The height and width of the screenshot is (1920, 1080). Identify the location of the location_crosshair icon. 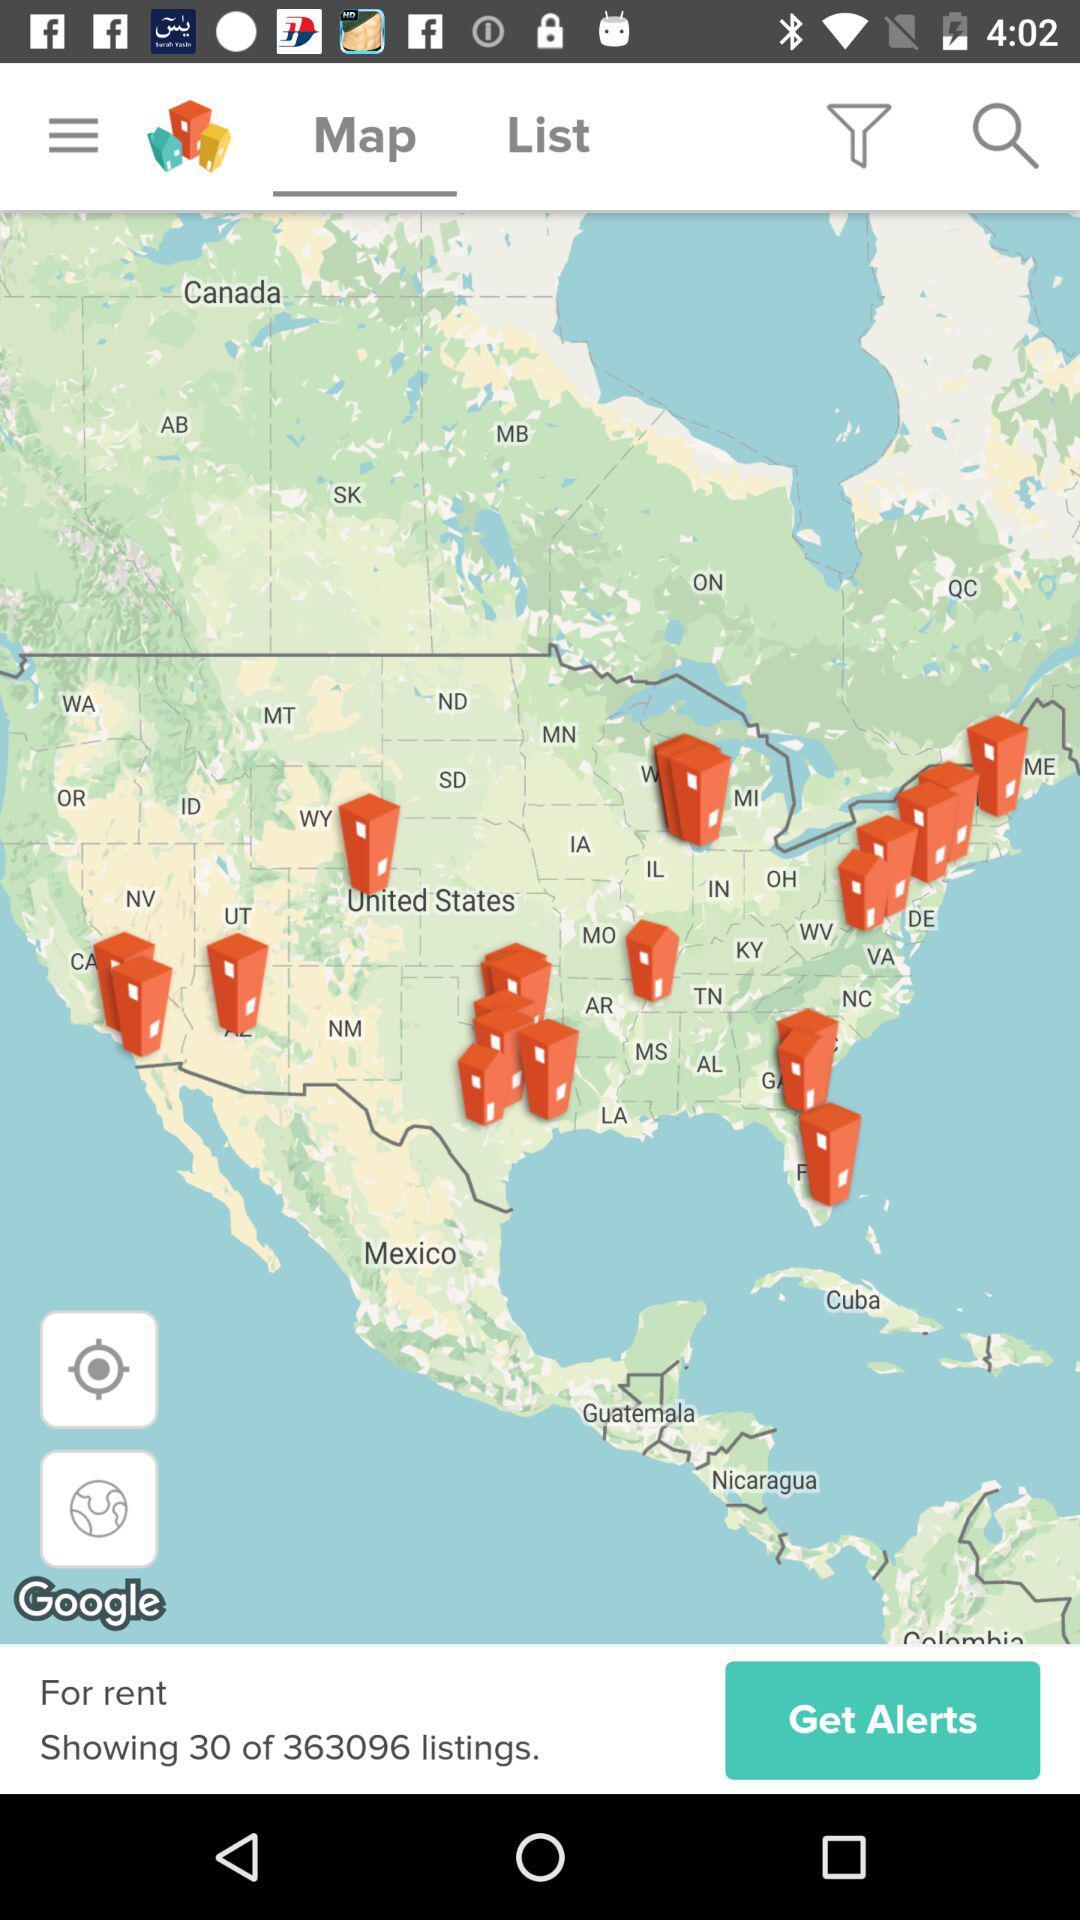
(99, 1368).